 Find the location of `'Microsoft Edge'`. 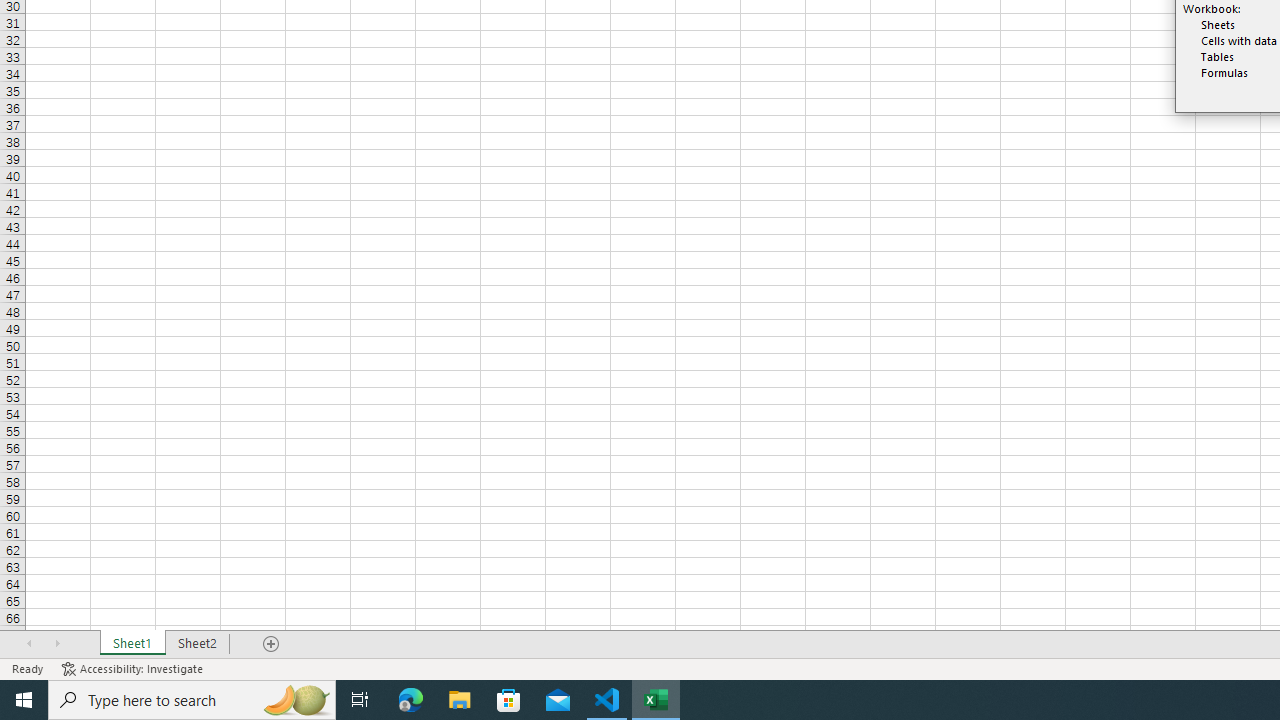

'Microsoft Edge' is located at coordinates (410, 698).